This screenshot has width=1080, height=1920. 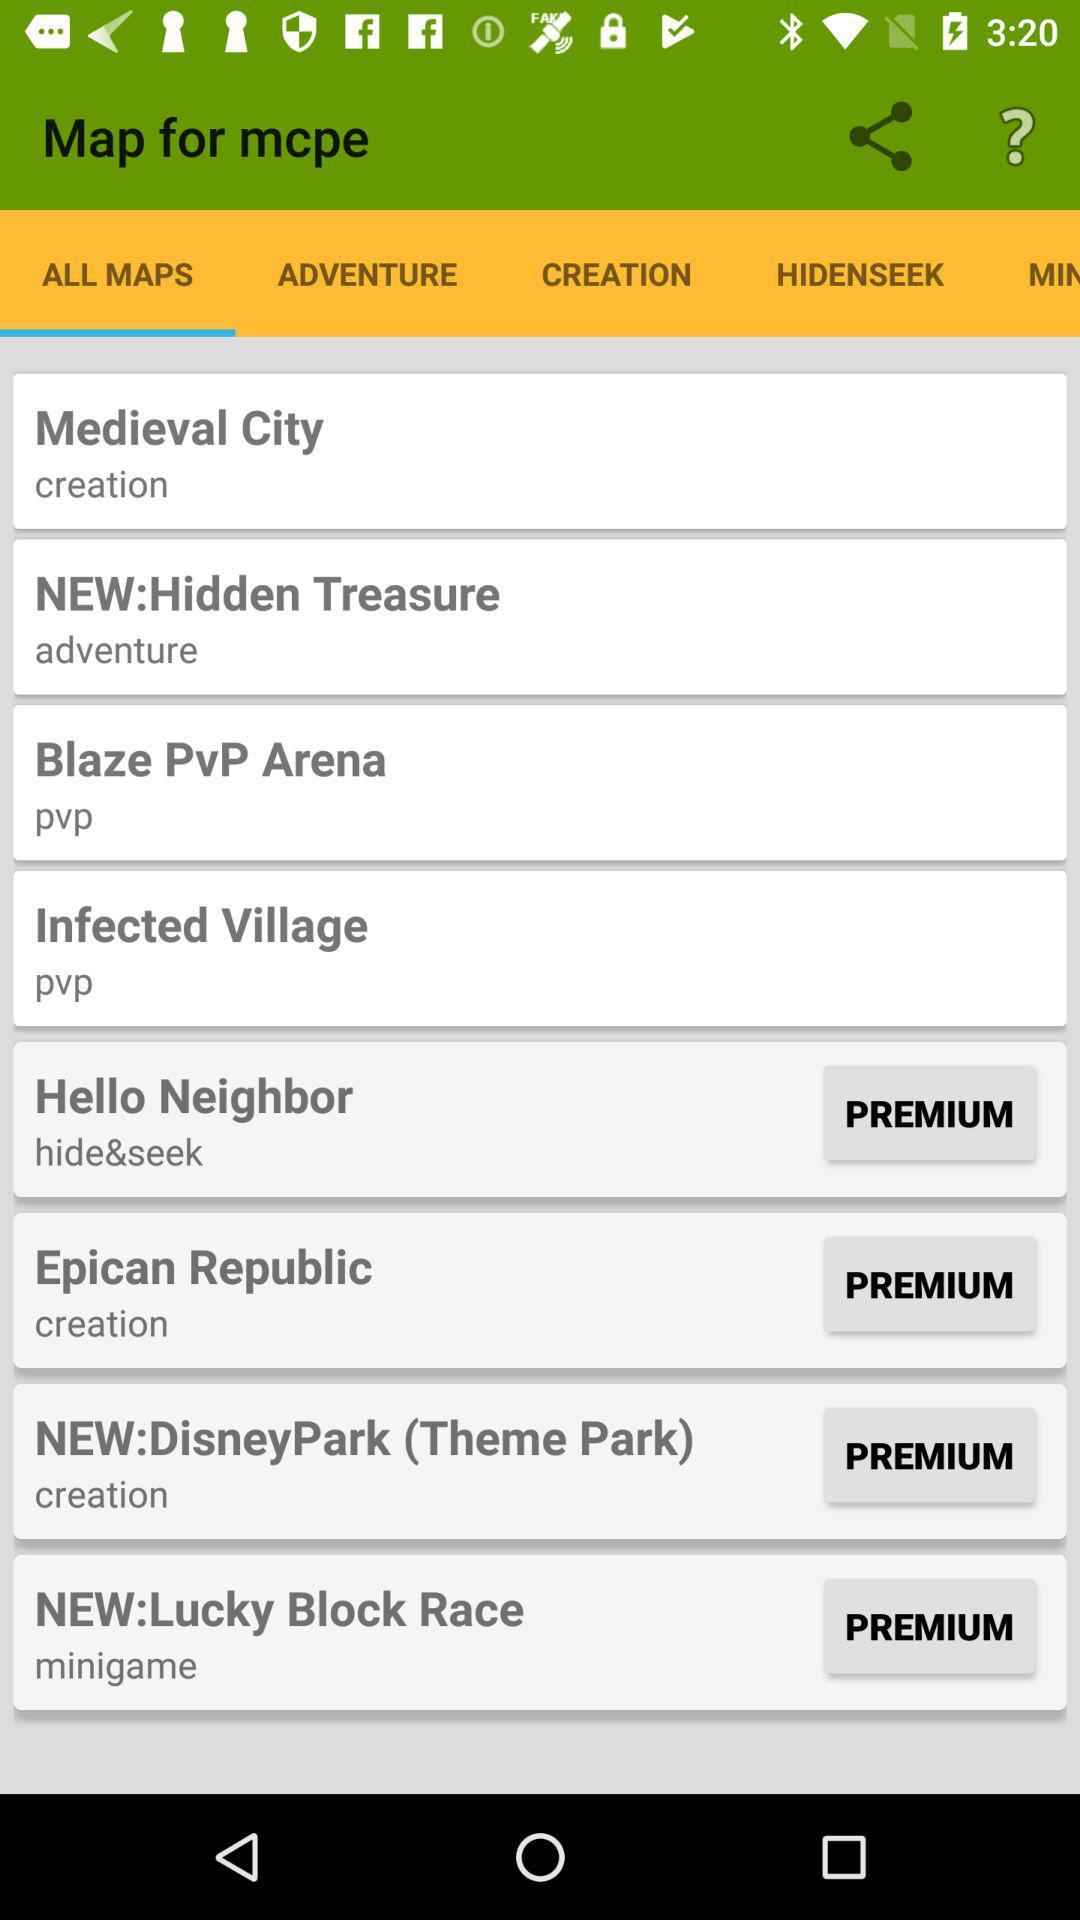 I want to click on the icon above creation icon, so click(x=540, y=425).